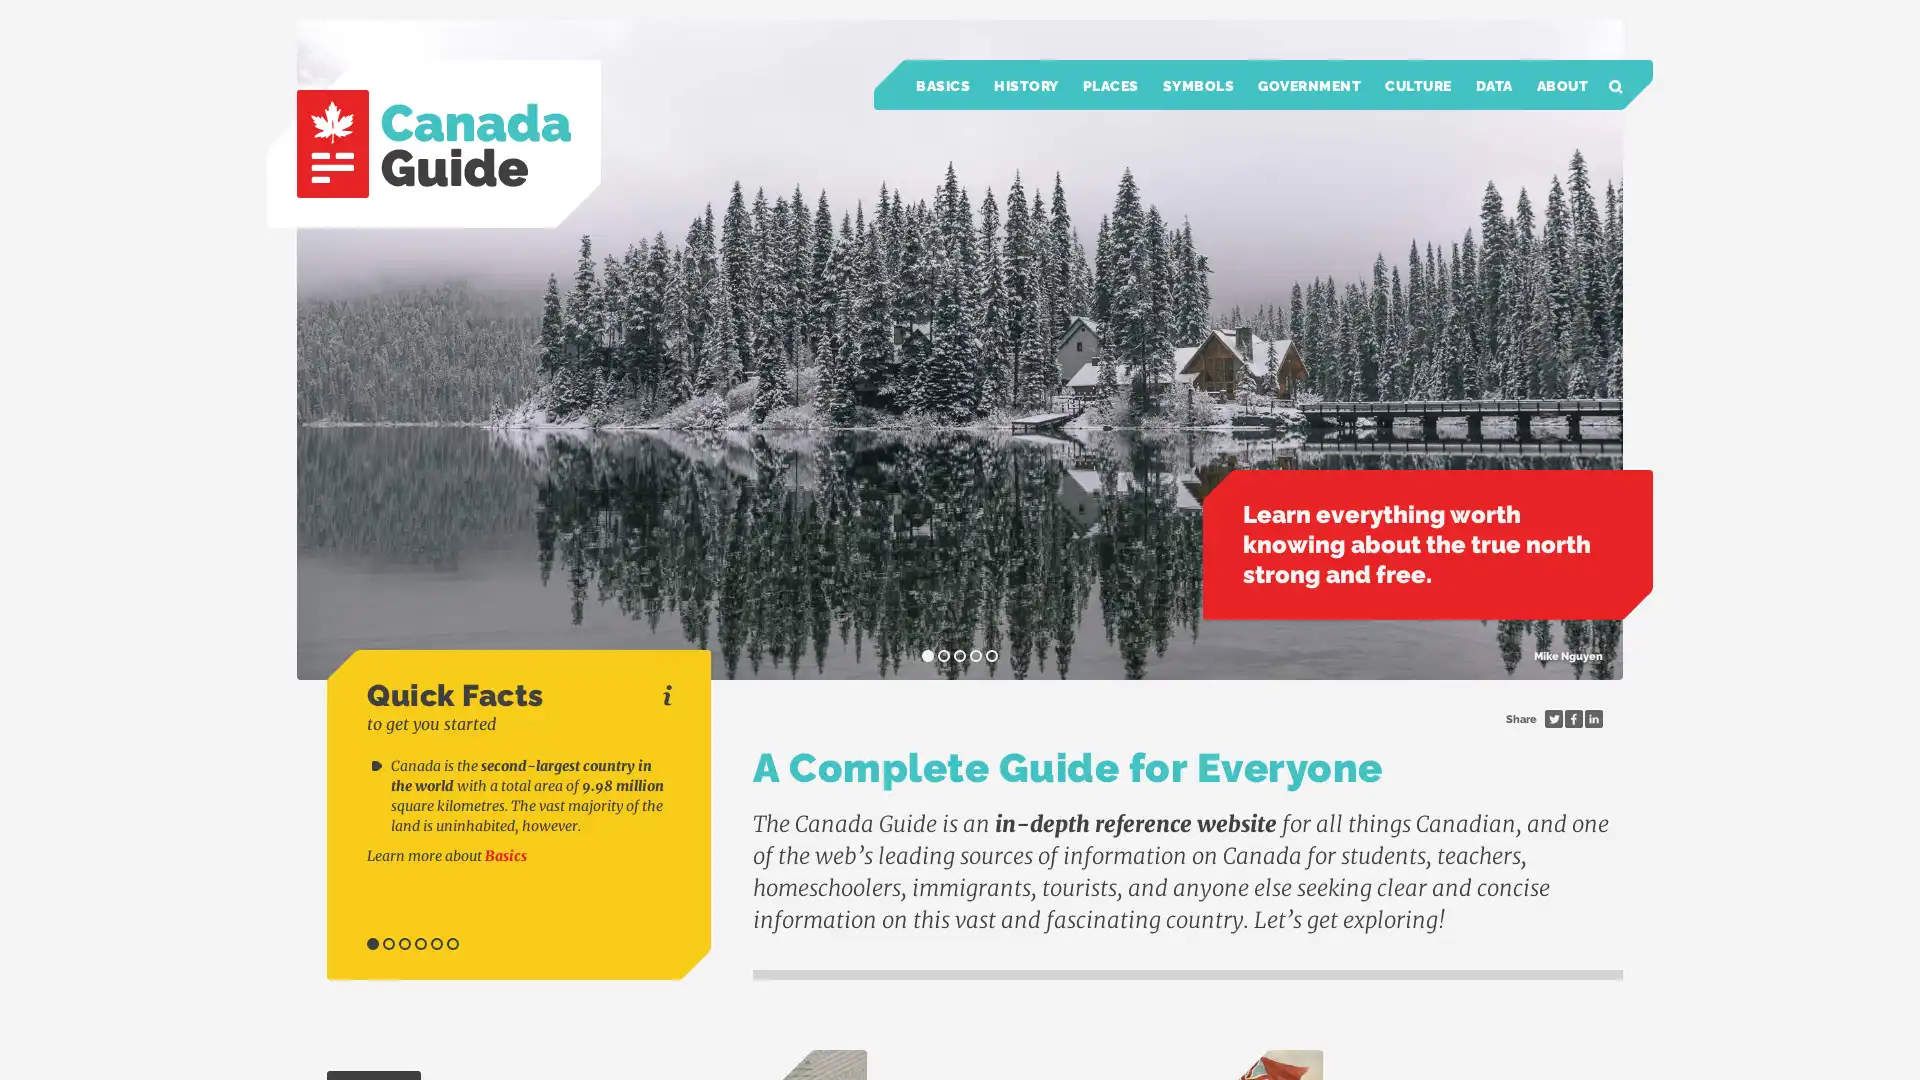  I want to click on Go to slide 5, so click(435, 944).